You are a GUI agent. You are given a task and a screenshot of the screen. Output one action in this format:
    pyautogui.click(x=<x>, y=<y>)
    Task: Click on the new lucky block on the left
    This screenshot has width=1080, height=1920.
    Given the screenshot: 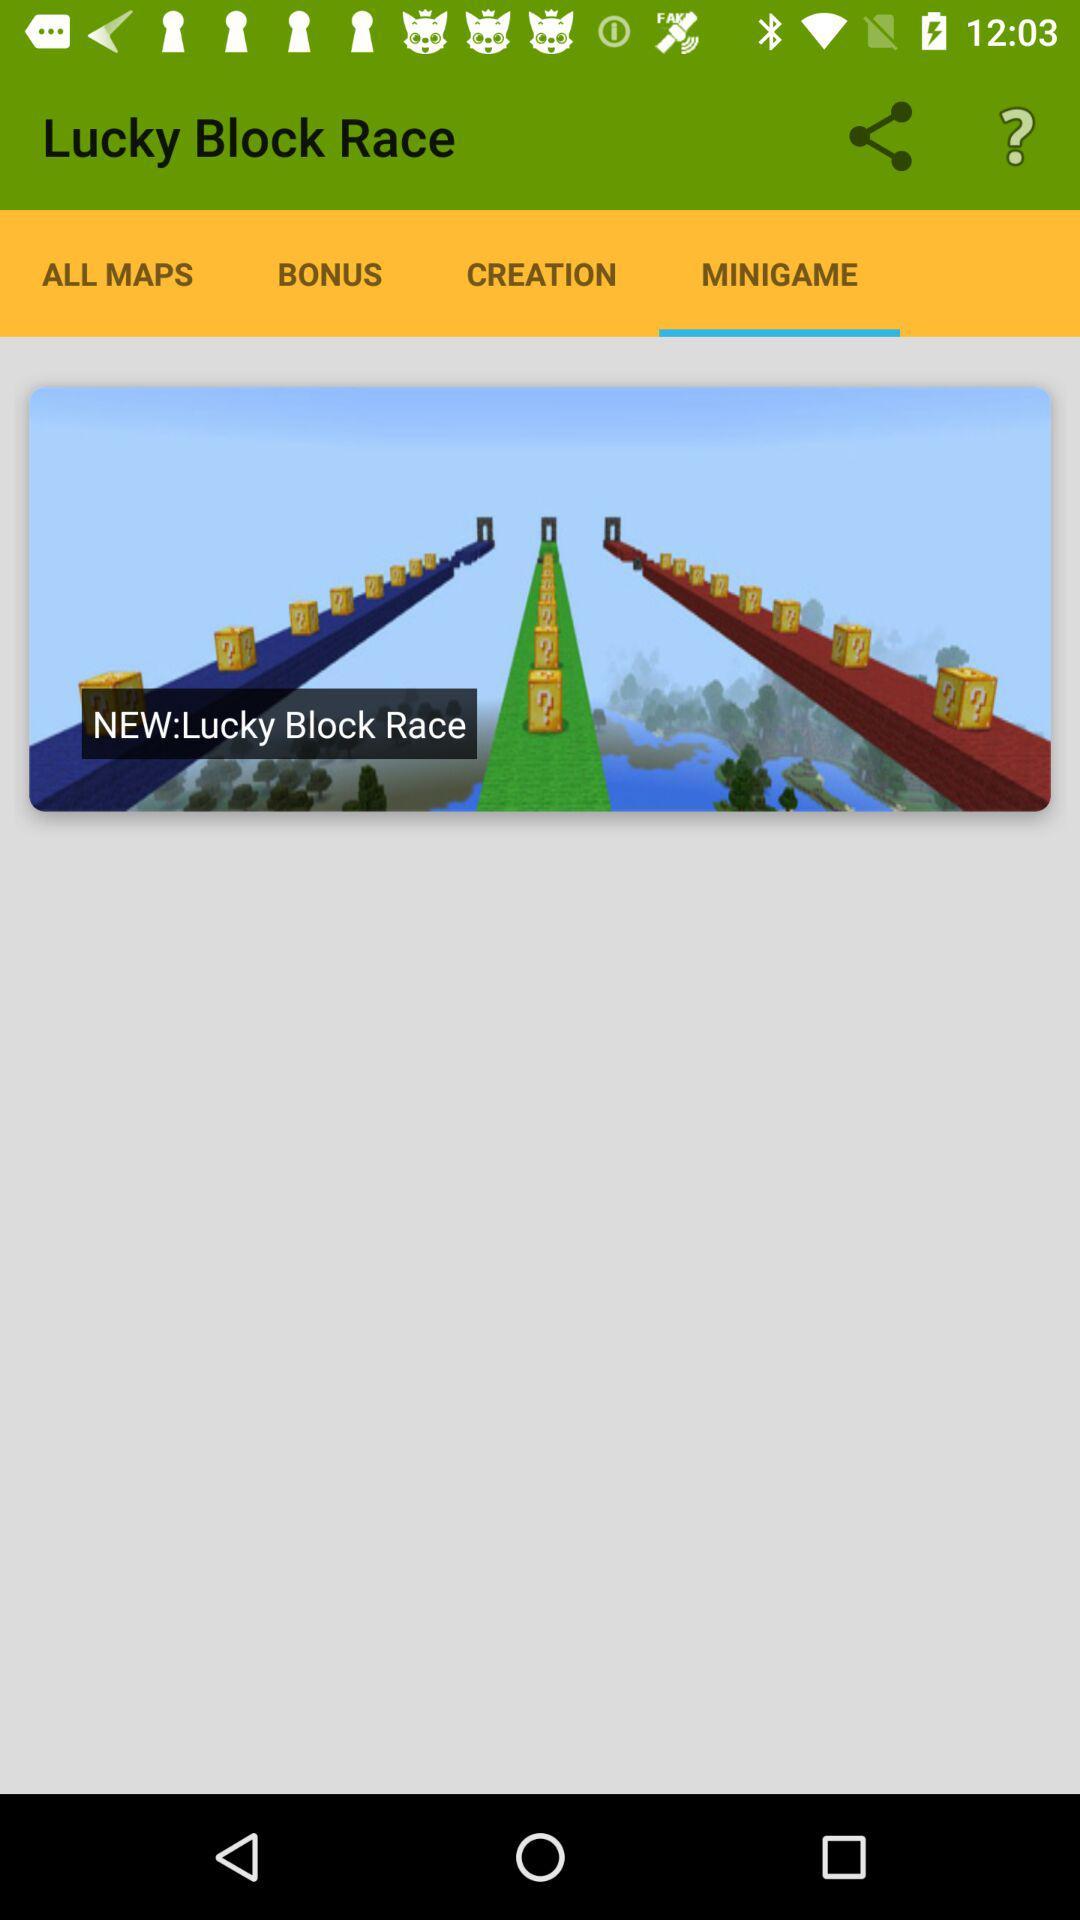 What is the action you would take?
    pyautogui.click(x=279, y=722)
    